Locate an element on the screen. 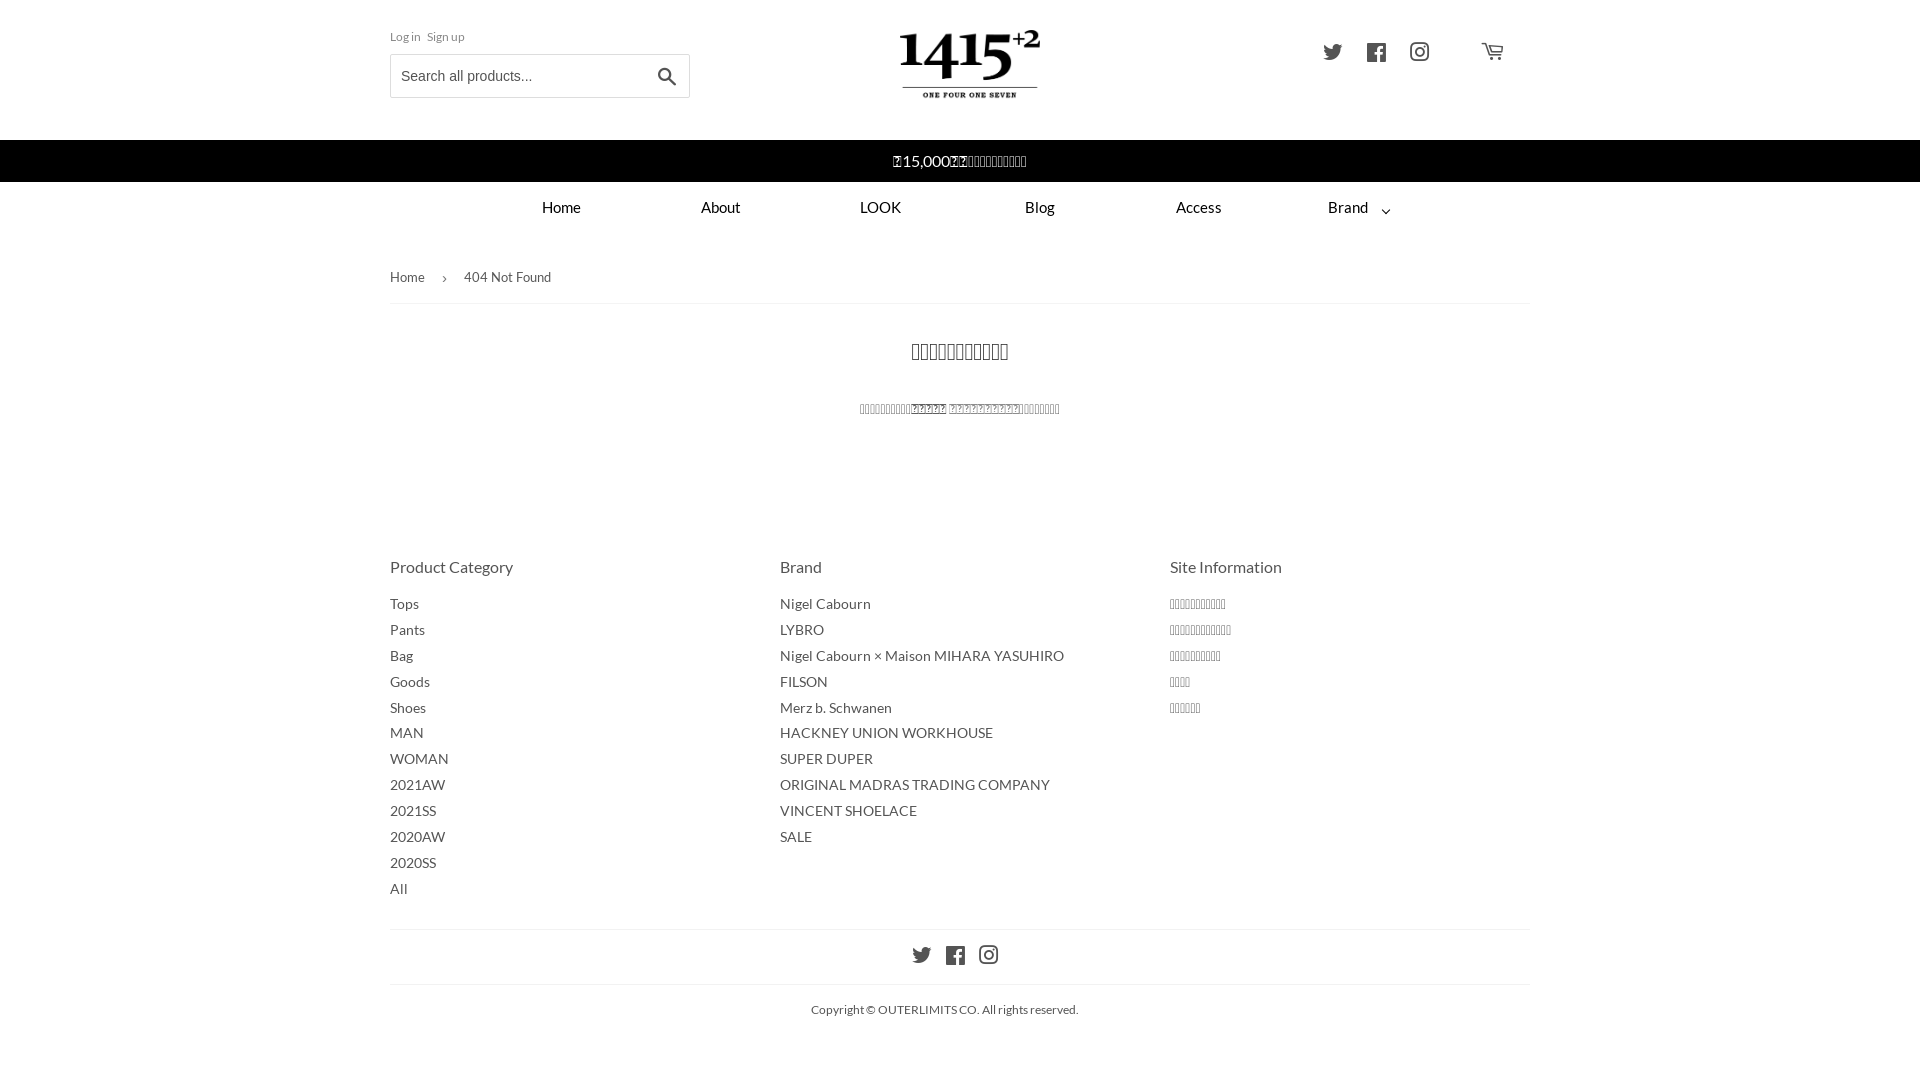 The width and height of the screenshot is (1920, 1080). 'Instagram' is located at coordinates (978, 956).